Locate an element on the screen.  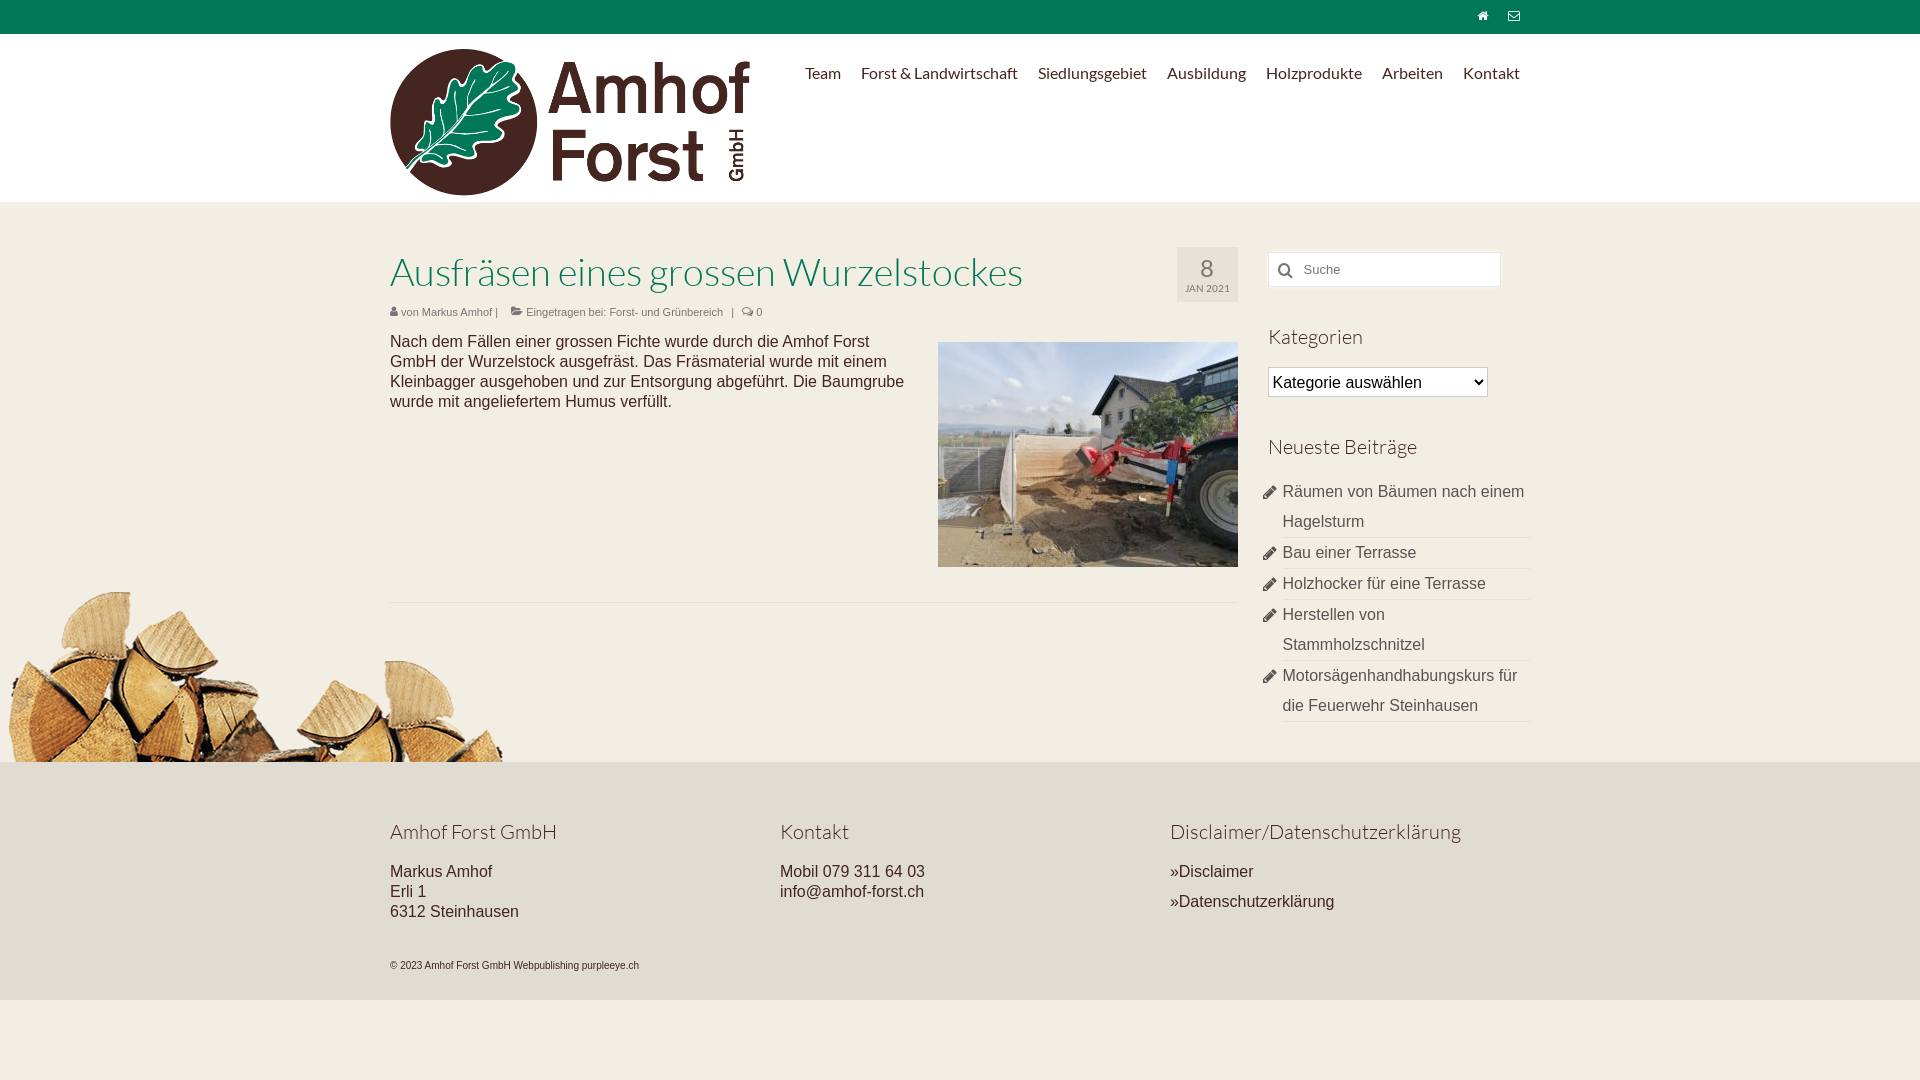
'Bau einer Terrasse' is located at coordinates (1348, 552).